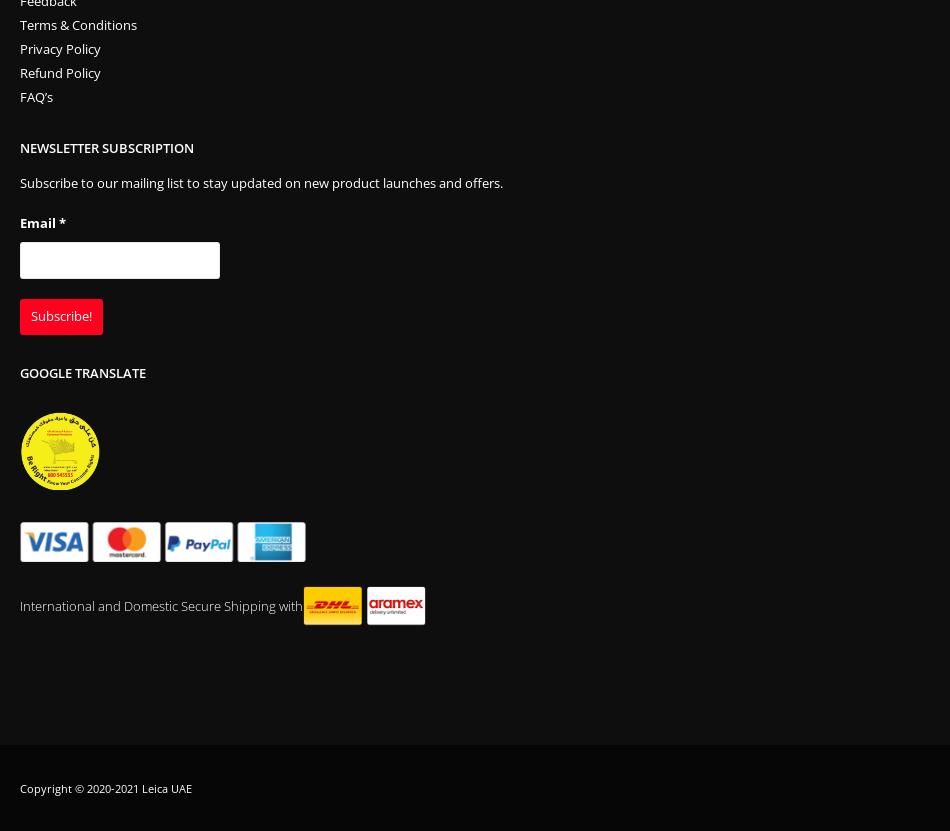 The height and width of the screenshot is (831, 950). What do you see at coordinates (83, 372) in the screenshot?
I see `'Google Translate'` at bounding box center [83, 372].